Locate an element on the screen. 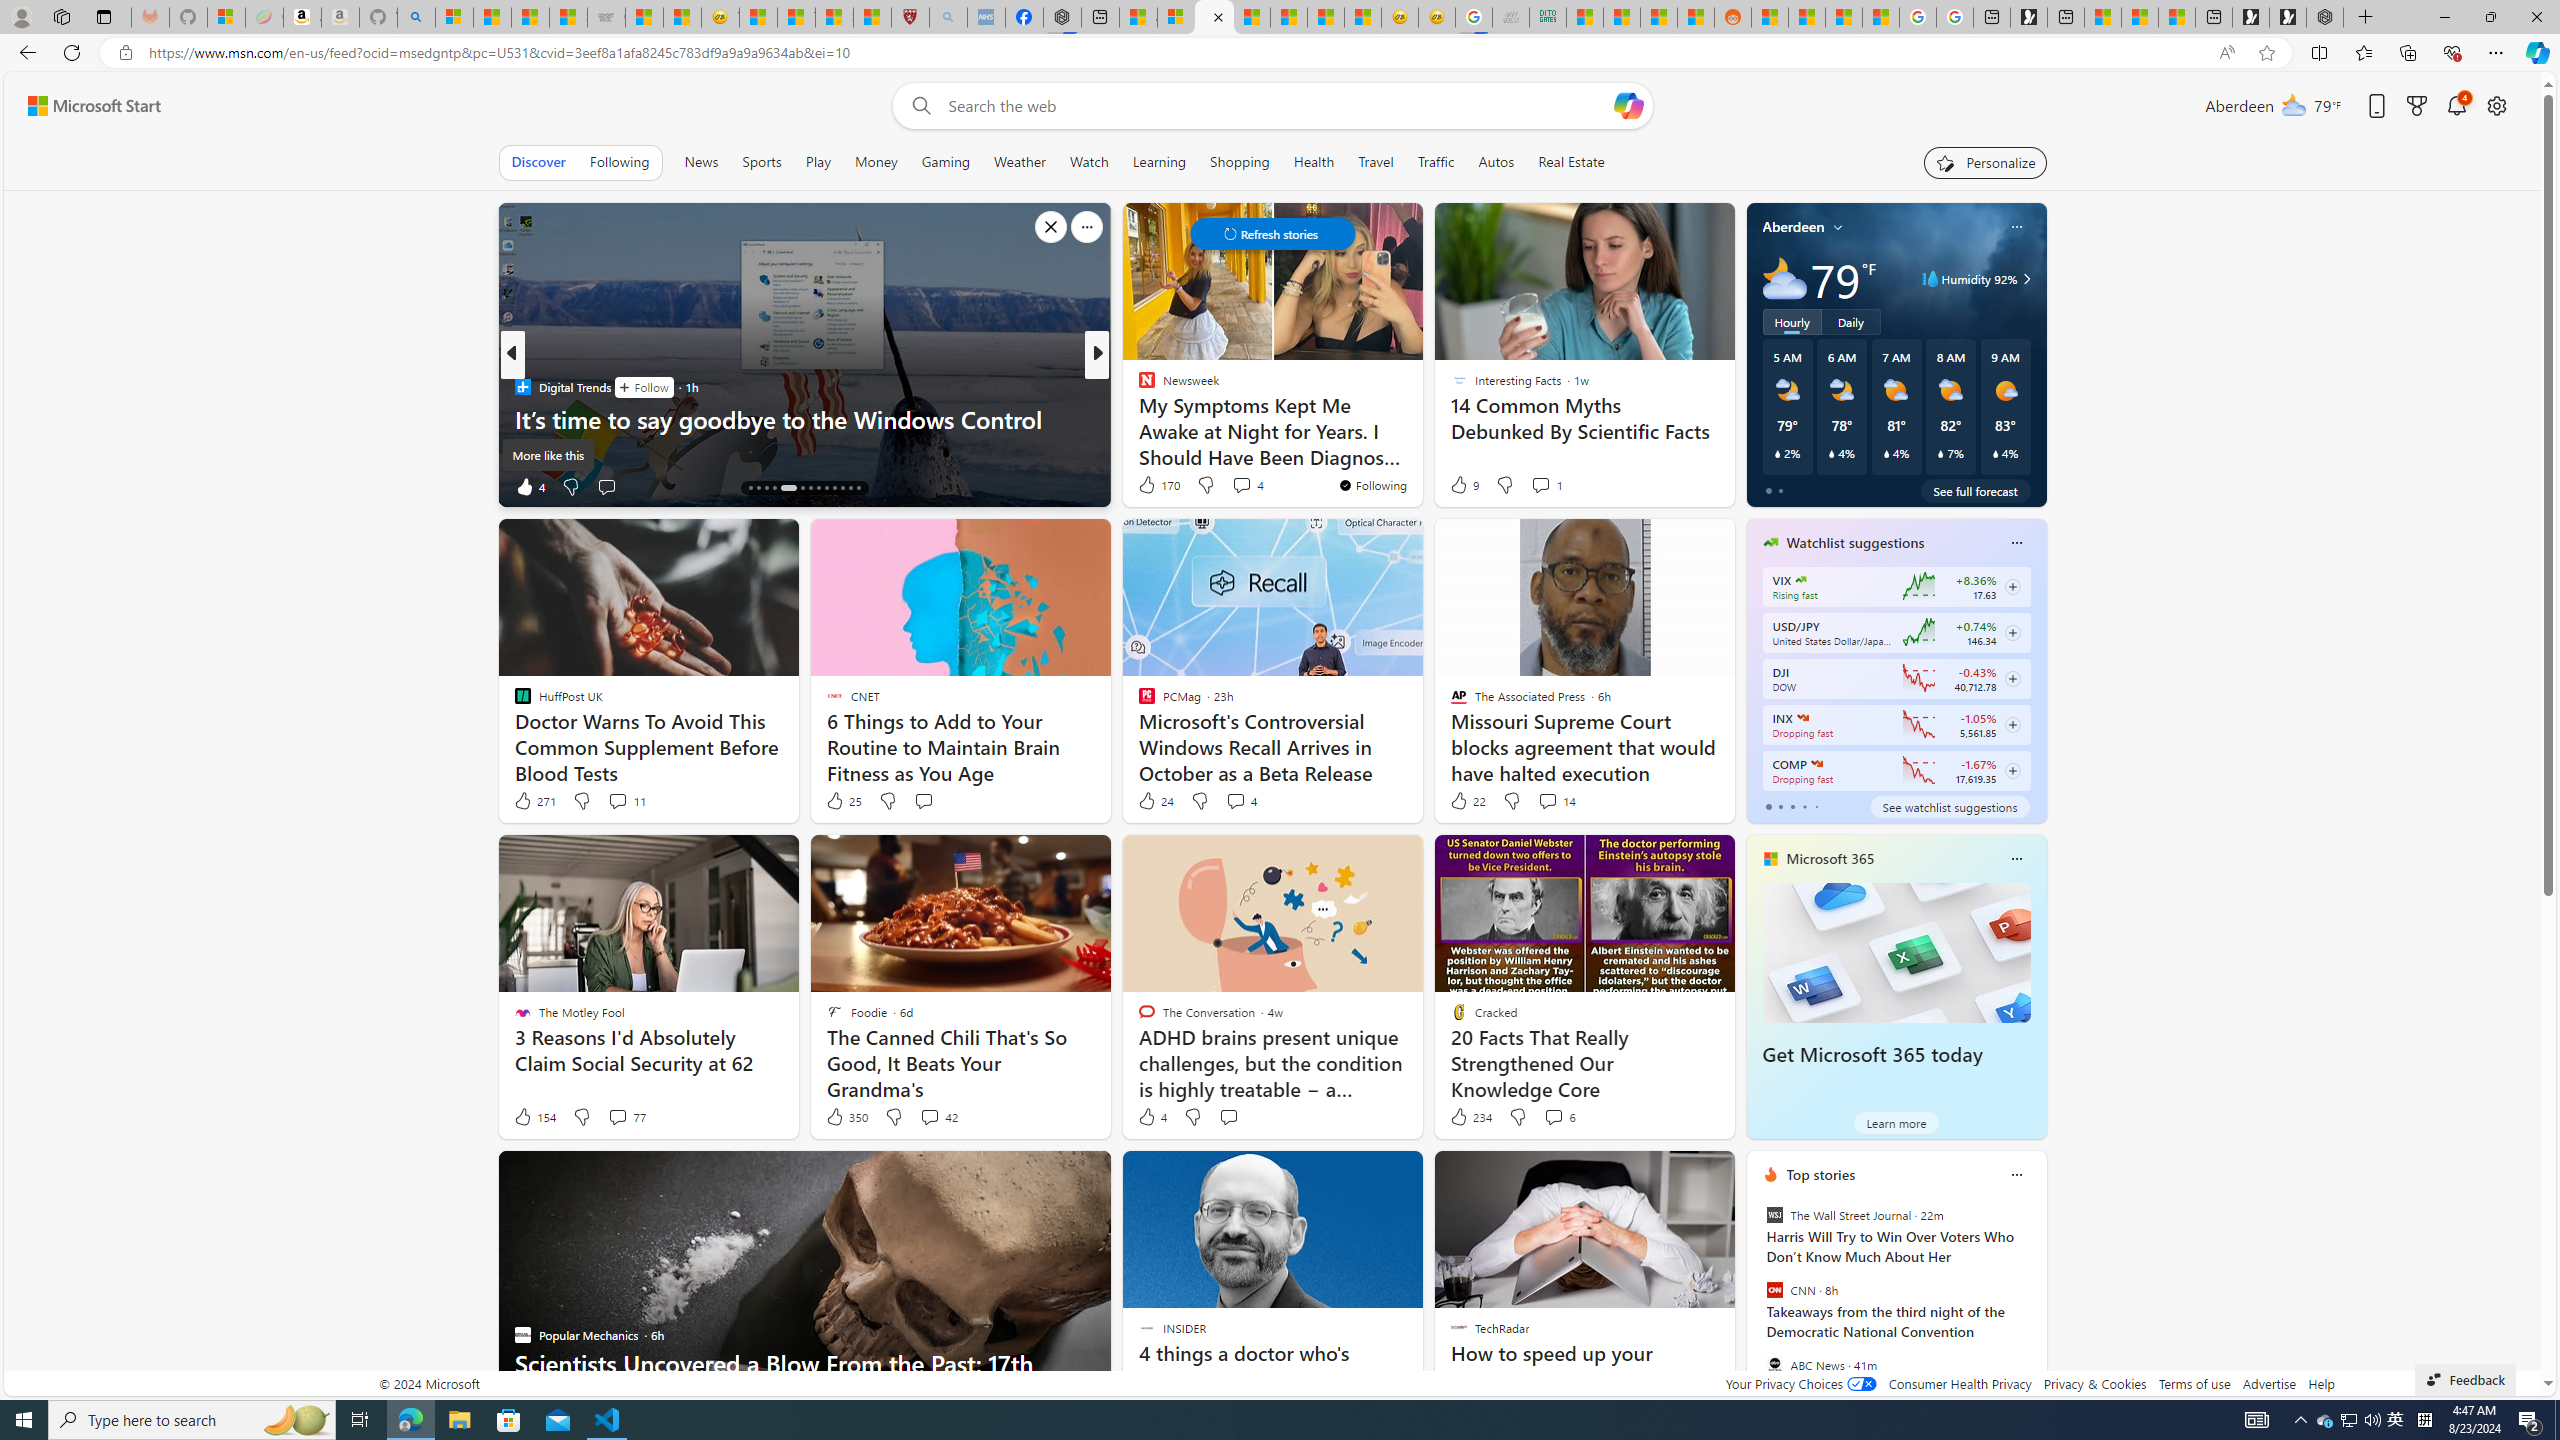 Image resolution: width=2560 pixels, height=1440 pixels. 'My location' is located at coordinates (1838, 225).